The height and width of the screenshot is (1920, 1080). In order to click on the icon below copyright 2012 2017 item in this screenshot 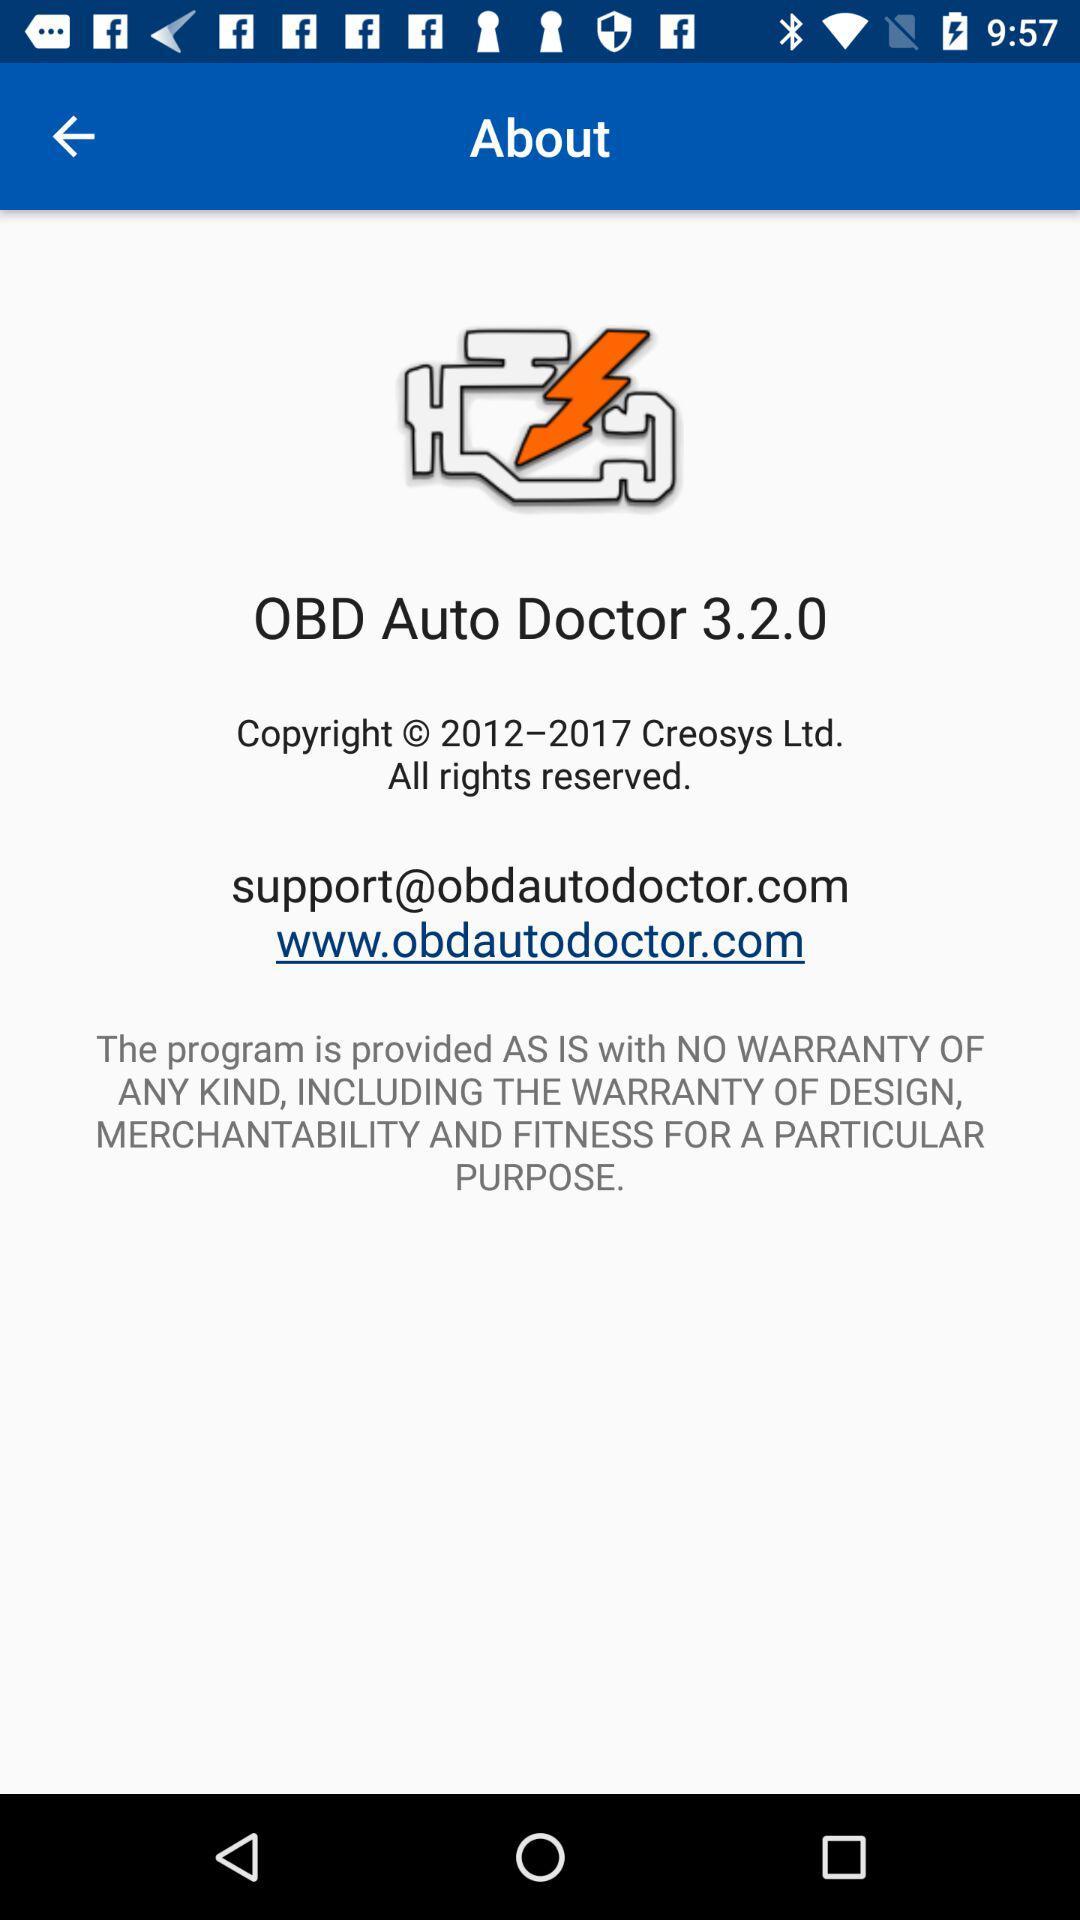, I will do `click(540, 910)`.